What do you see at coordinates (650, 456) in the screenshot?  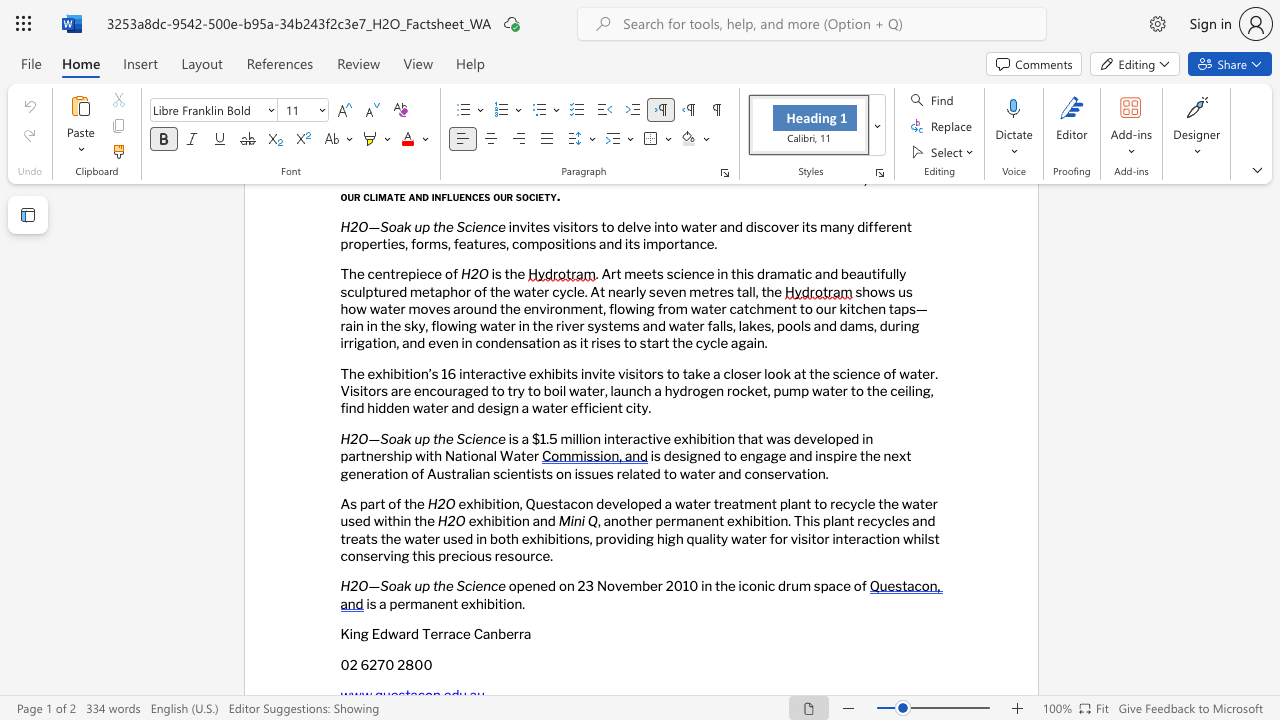 I see `the subset text "is designed to engage and inspire the next generation of Australian scientists on issu" within the text "is designed to engage and inspire the next generation of Australian scientists on issues related to water and conservation."` at bounding box center [650, 456].